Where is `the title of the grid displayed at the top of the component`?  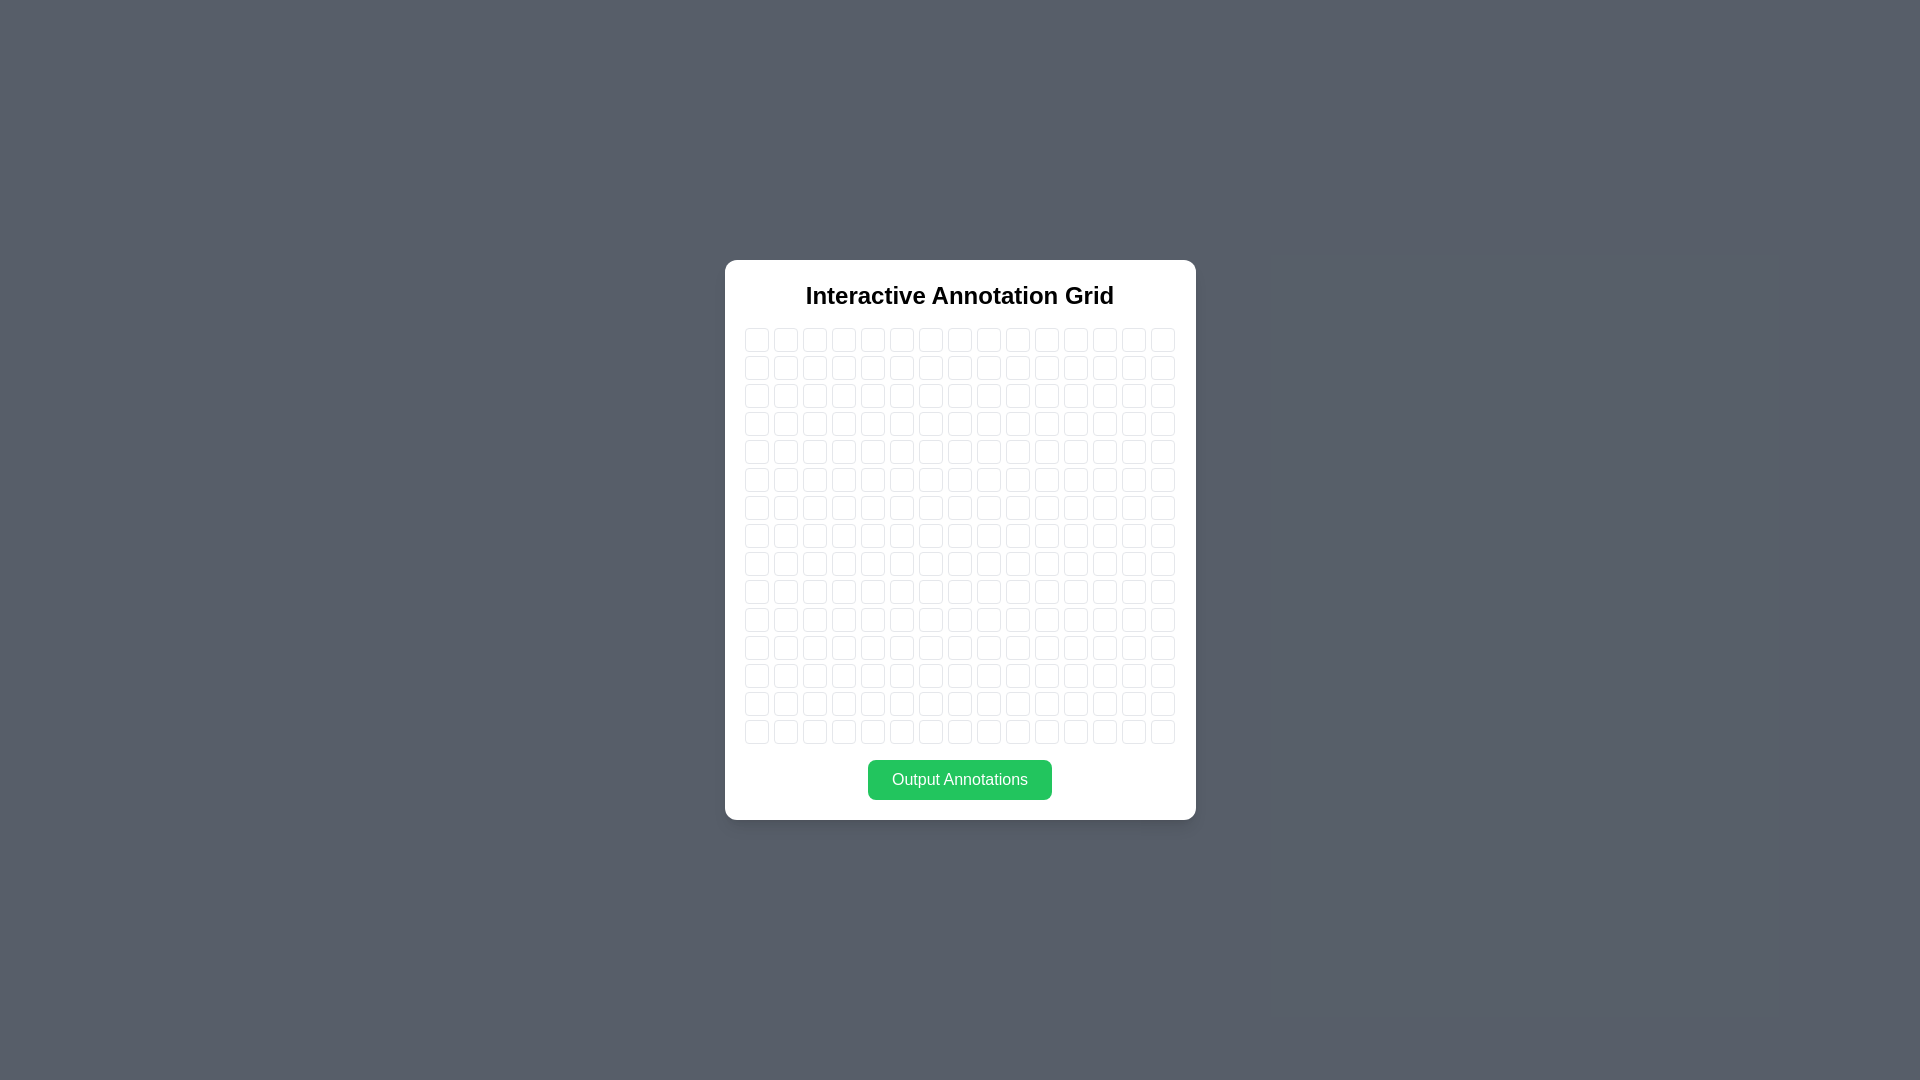 the title of the grid displayed at the top of the component is located at coordinates (960, 296).